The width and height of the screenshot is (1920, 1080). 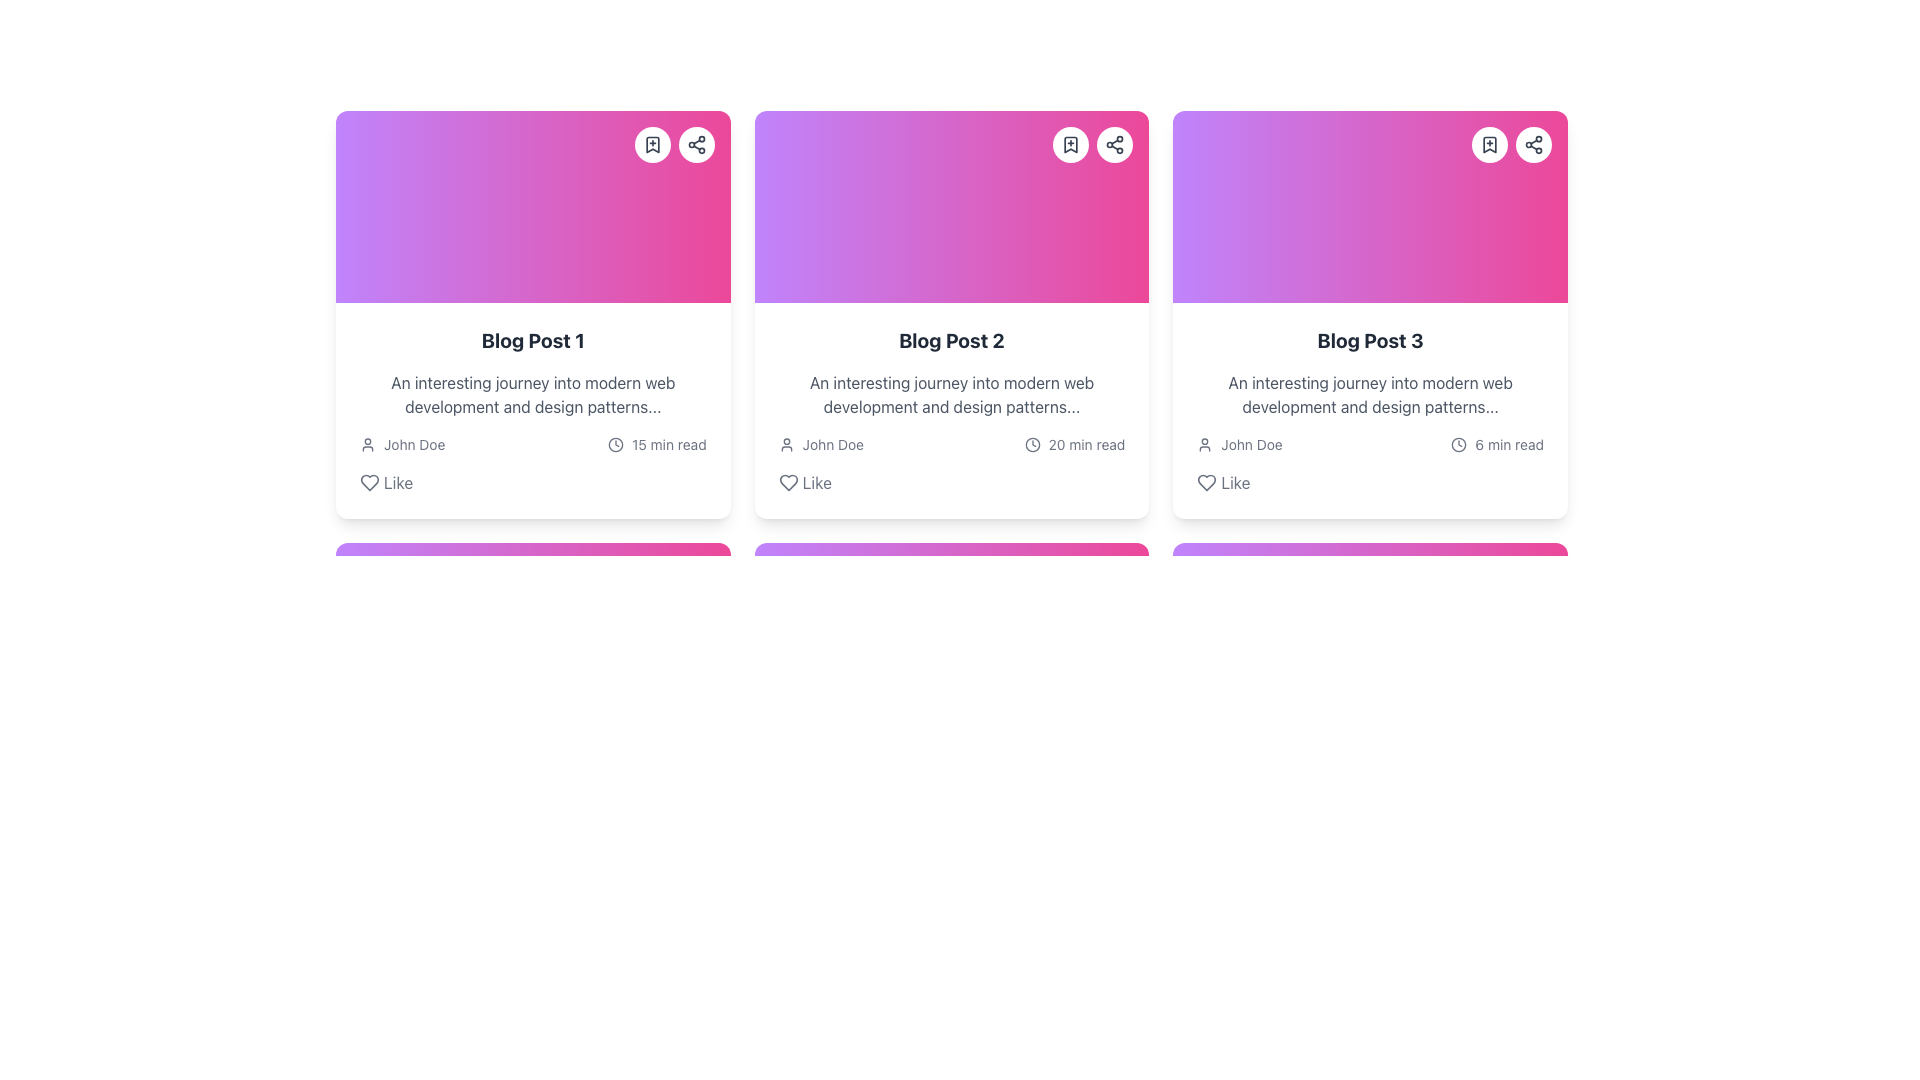 What do you see at coordinates (1497, 443) in the screenshot?
I see `informational label that displays '6 min read' beside a clock icon located in the footer section of the third card under 'Blog Post 3'` at bounding box center [1497, 443].